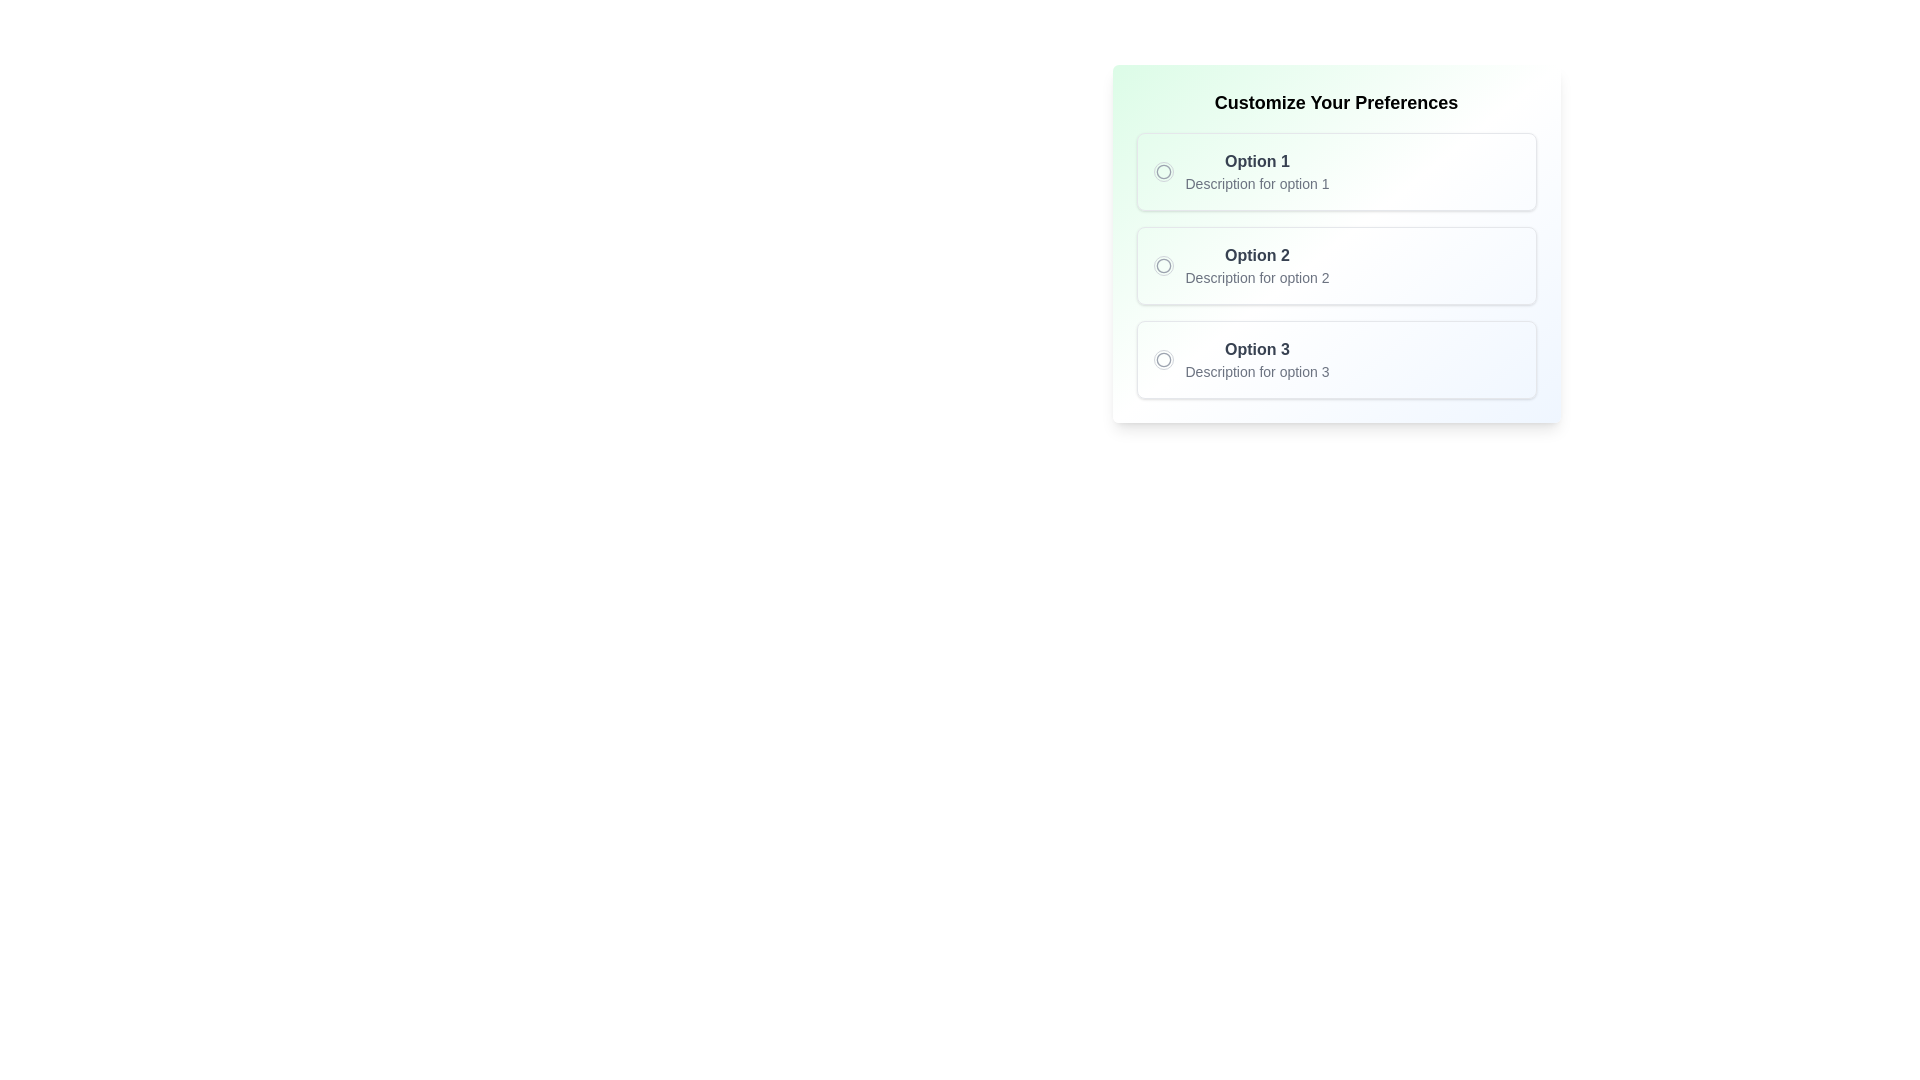 This screenshot has height=1080, width=1920. I want to click on the radio button labeled 'Option 2', so click(1163, 265).